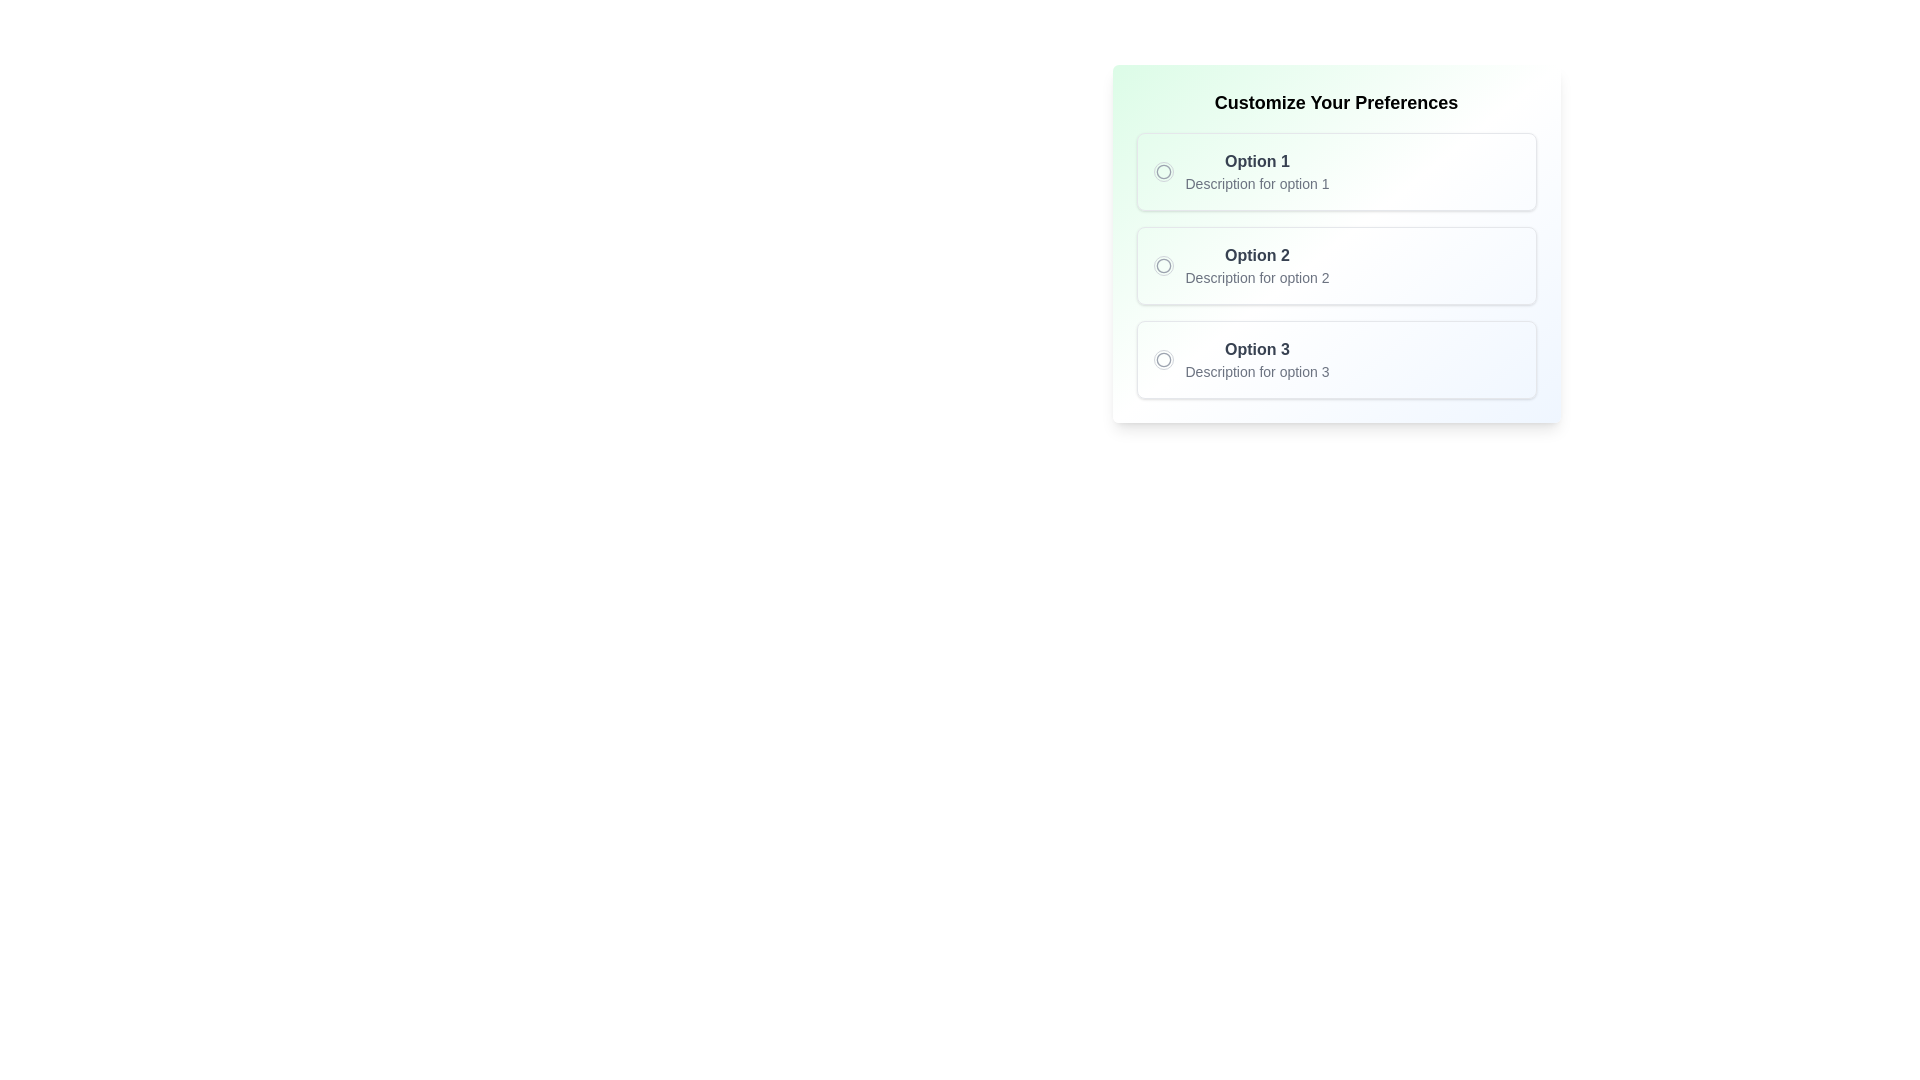 This screenshot has height=1080, width=1920. I want to click on the radio button labeled 'Option 2', so click(1163, 265).